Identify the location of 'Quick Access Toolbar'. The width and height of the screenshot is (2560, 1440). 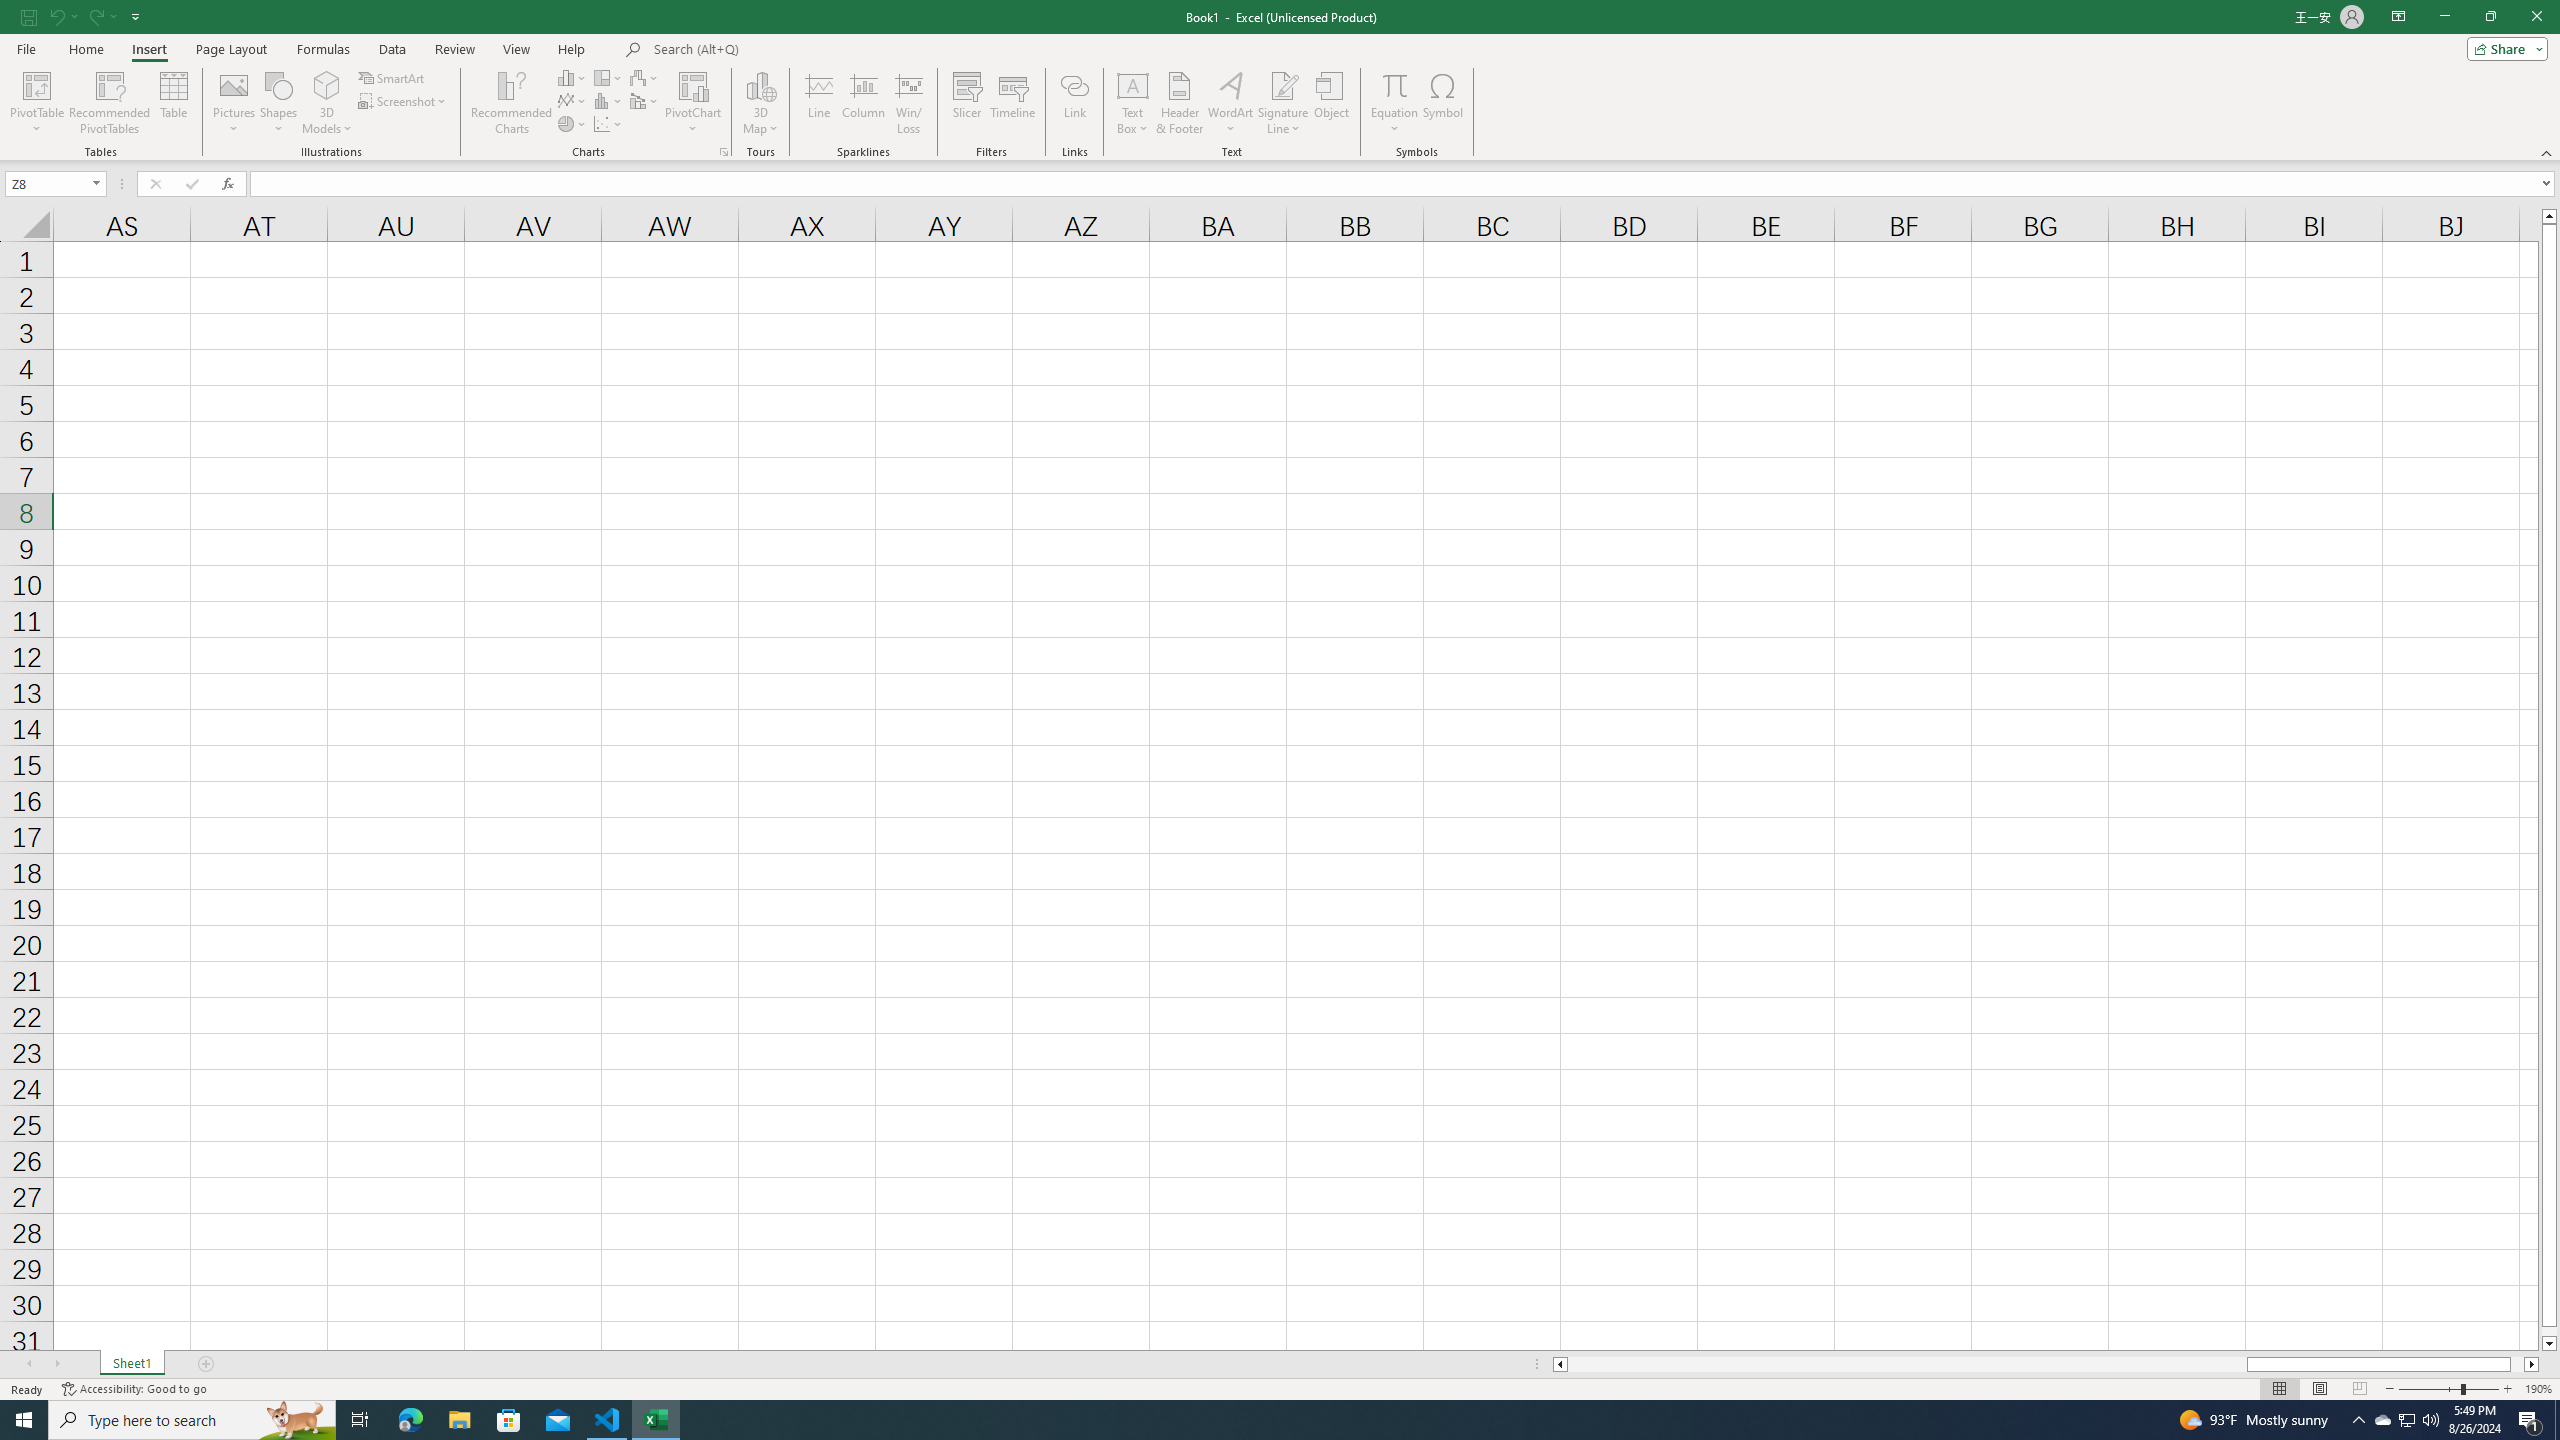
(82, 16).